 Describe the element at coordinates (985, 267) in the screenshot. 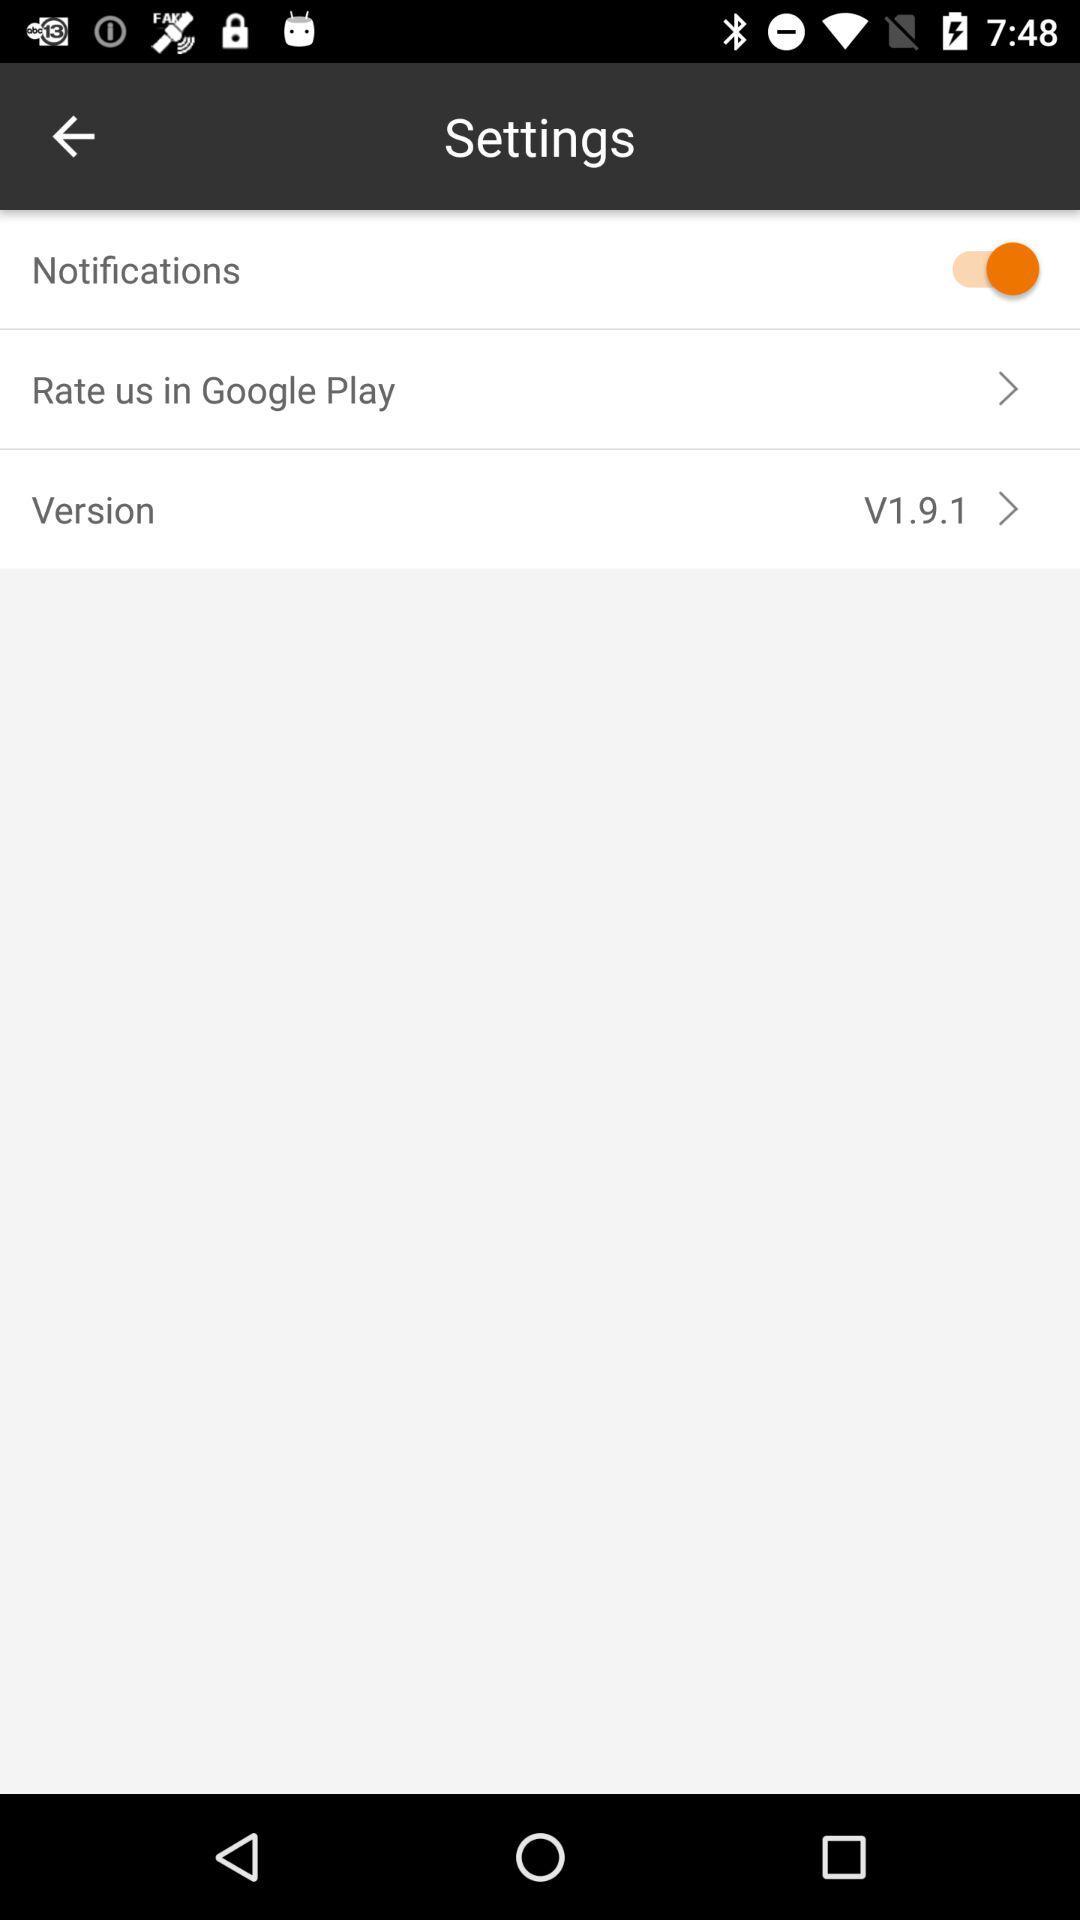

I see `icon next to notifications` at that location.